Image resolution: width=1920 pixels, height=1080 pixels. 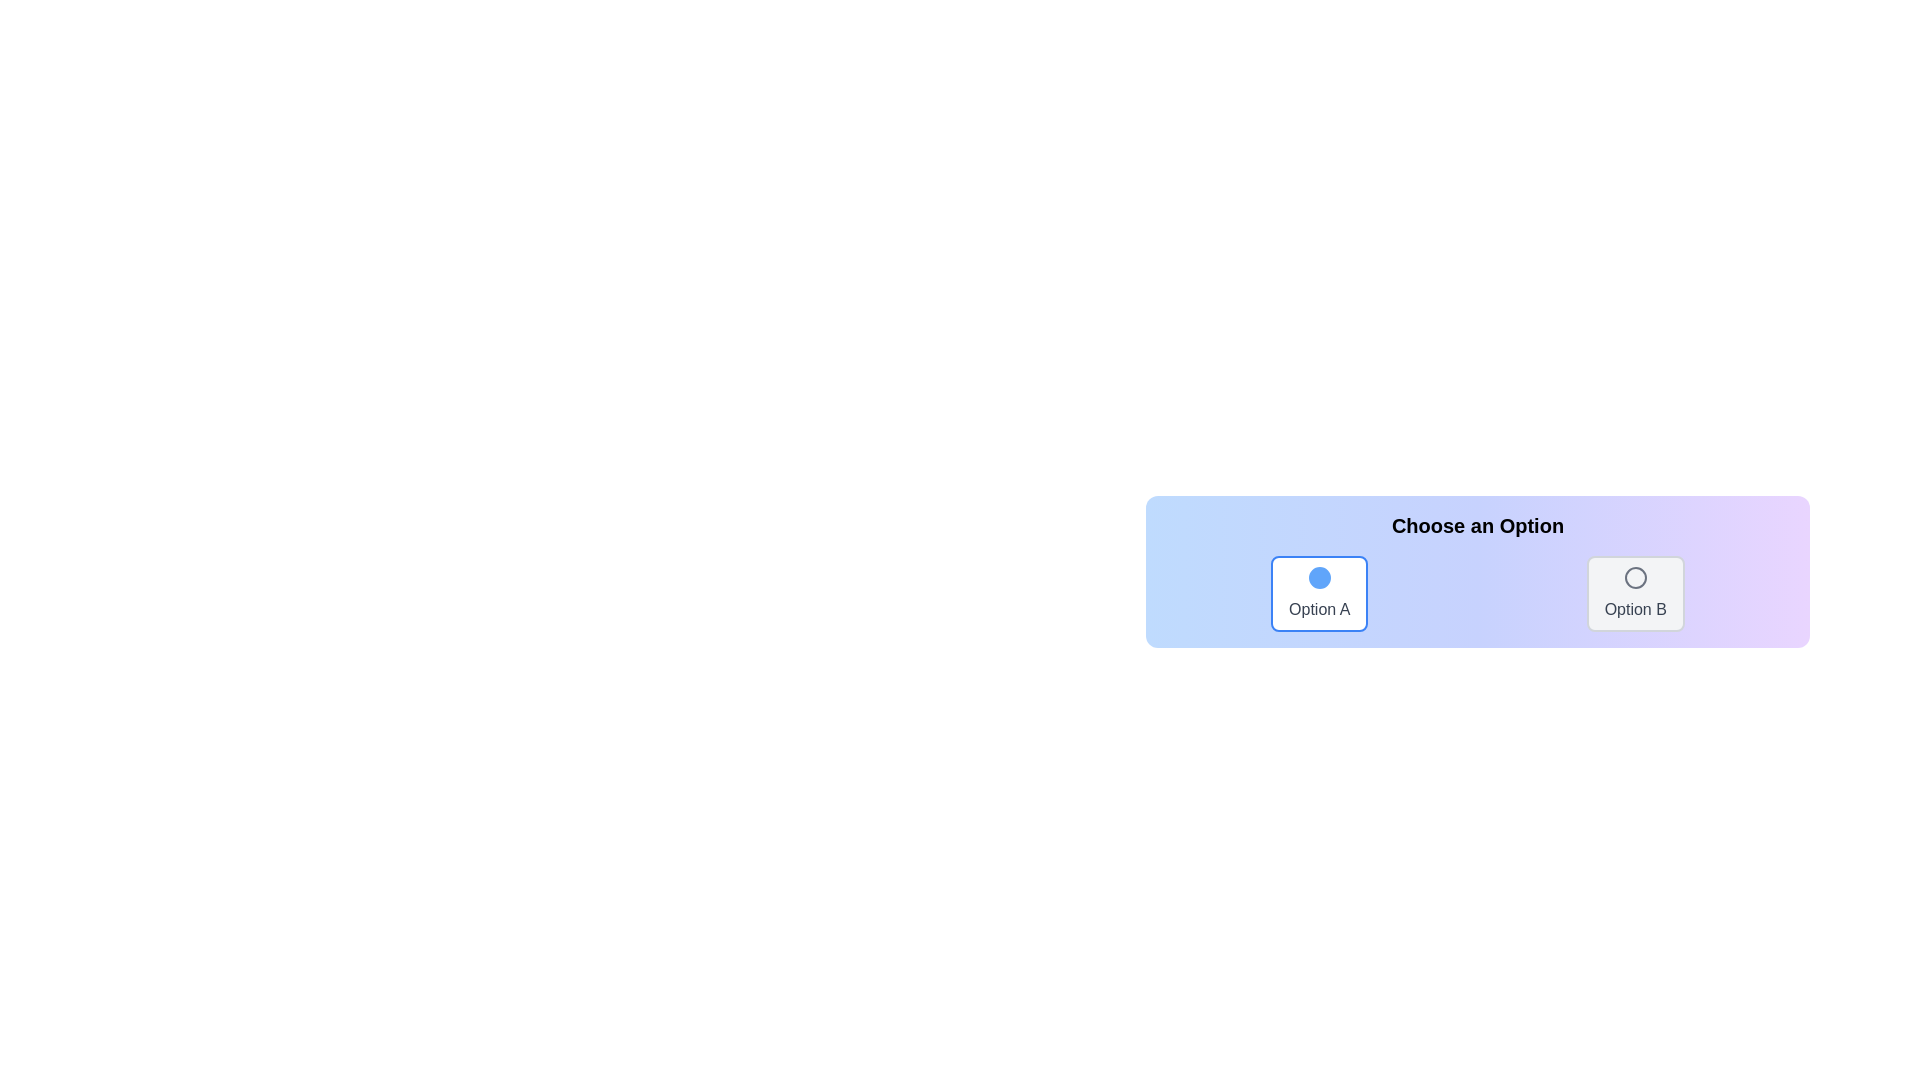 What do you see at coordinates (1319, 578) in the screenshot?
I see `the SVG-based circle indicator within the 'Option A' selection interface` at bounding box center [1319, 578].